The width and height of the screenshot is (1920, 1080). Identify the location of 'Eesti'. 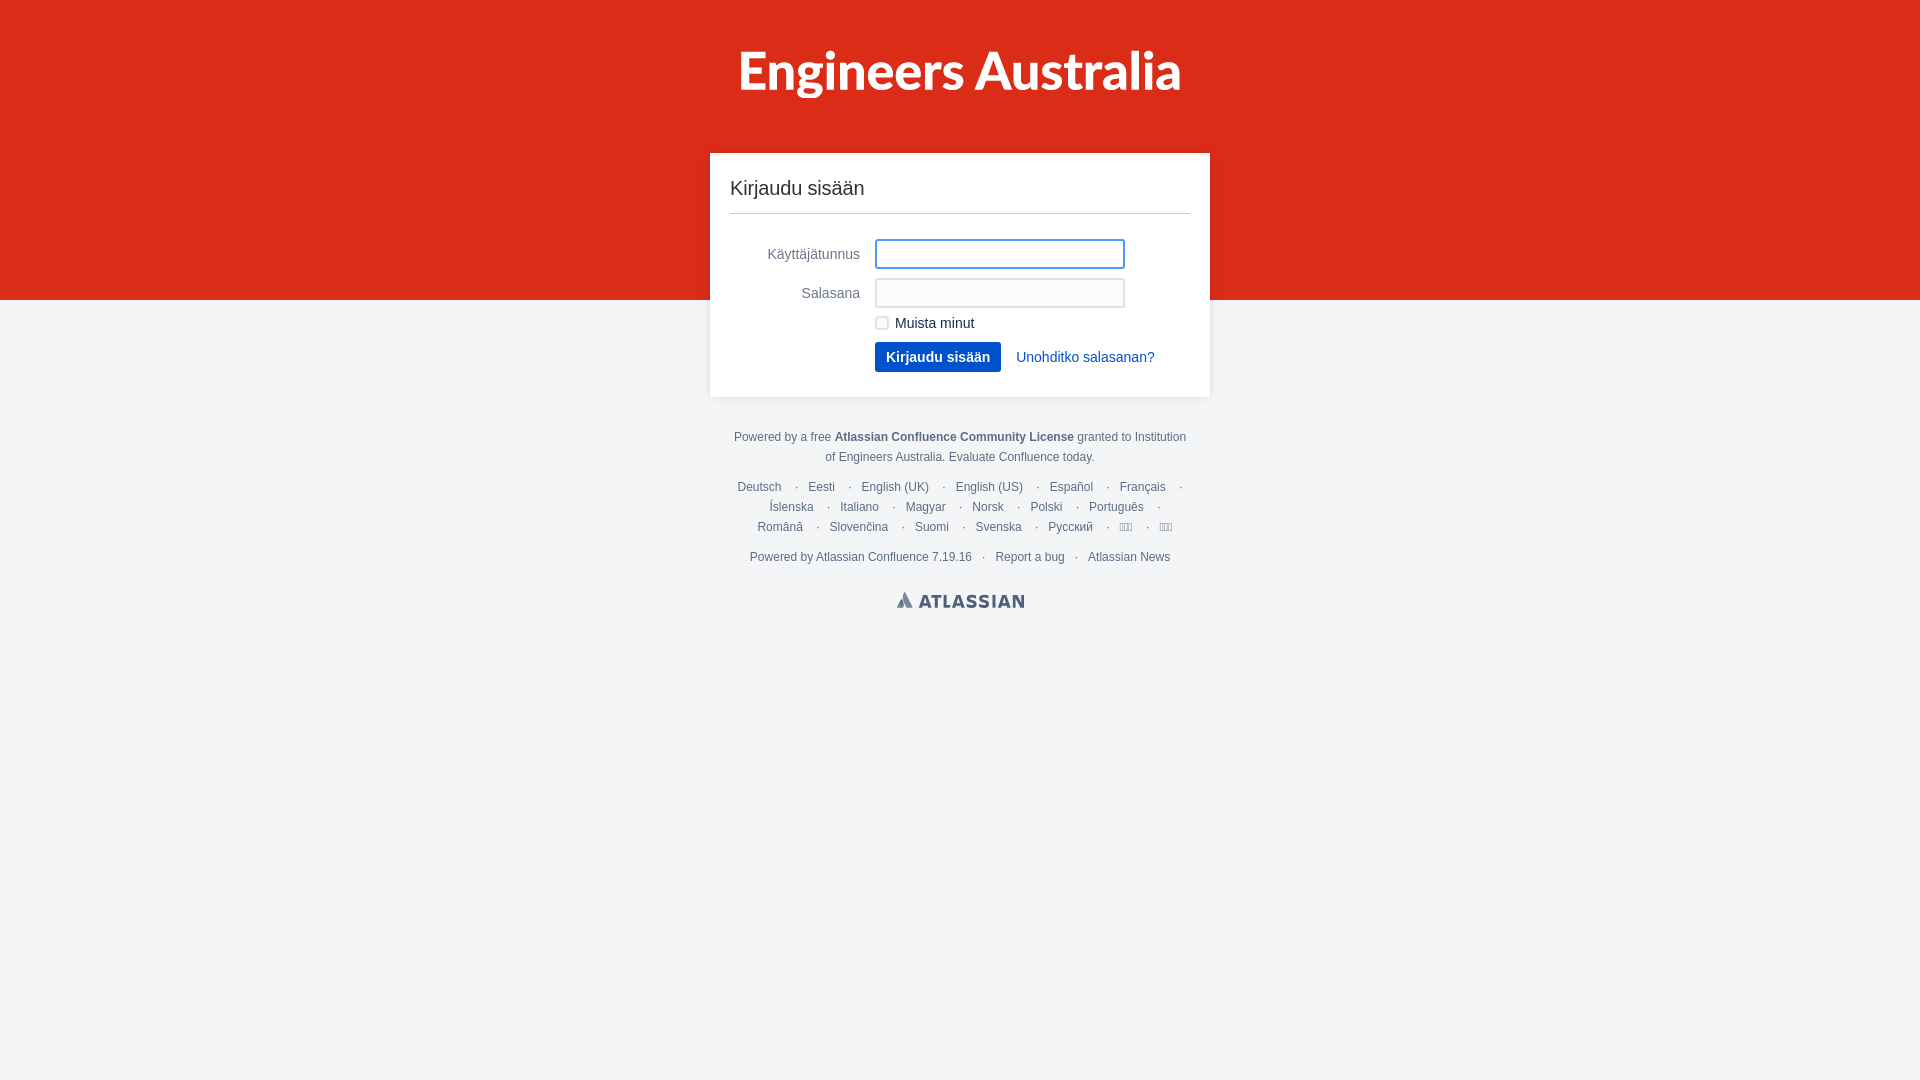
(821, 486).